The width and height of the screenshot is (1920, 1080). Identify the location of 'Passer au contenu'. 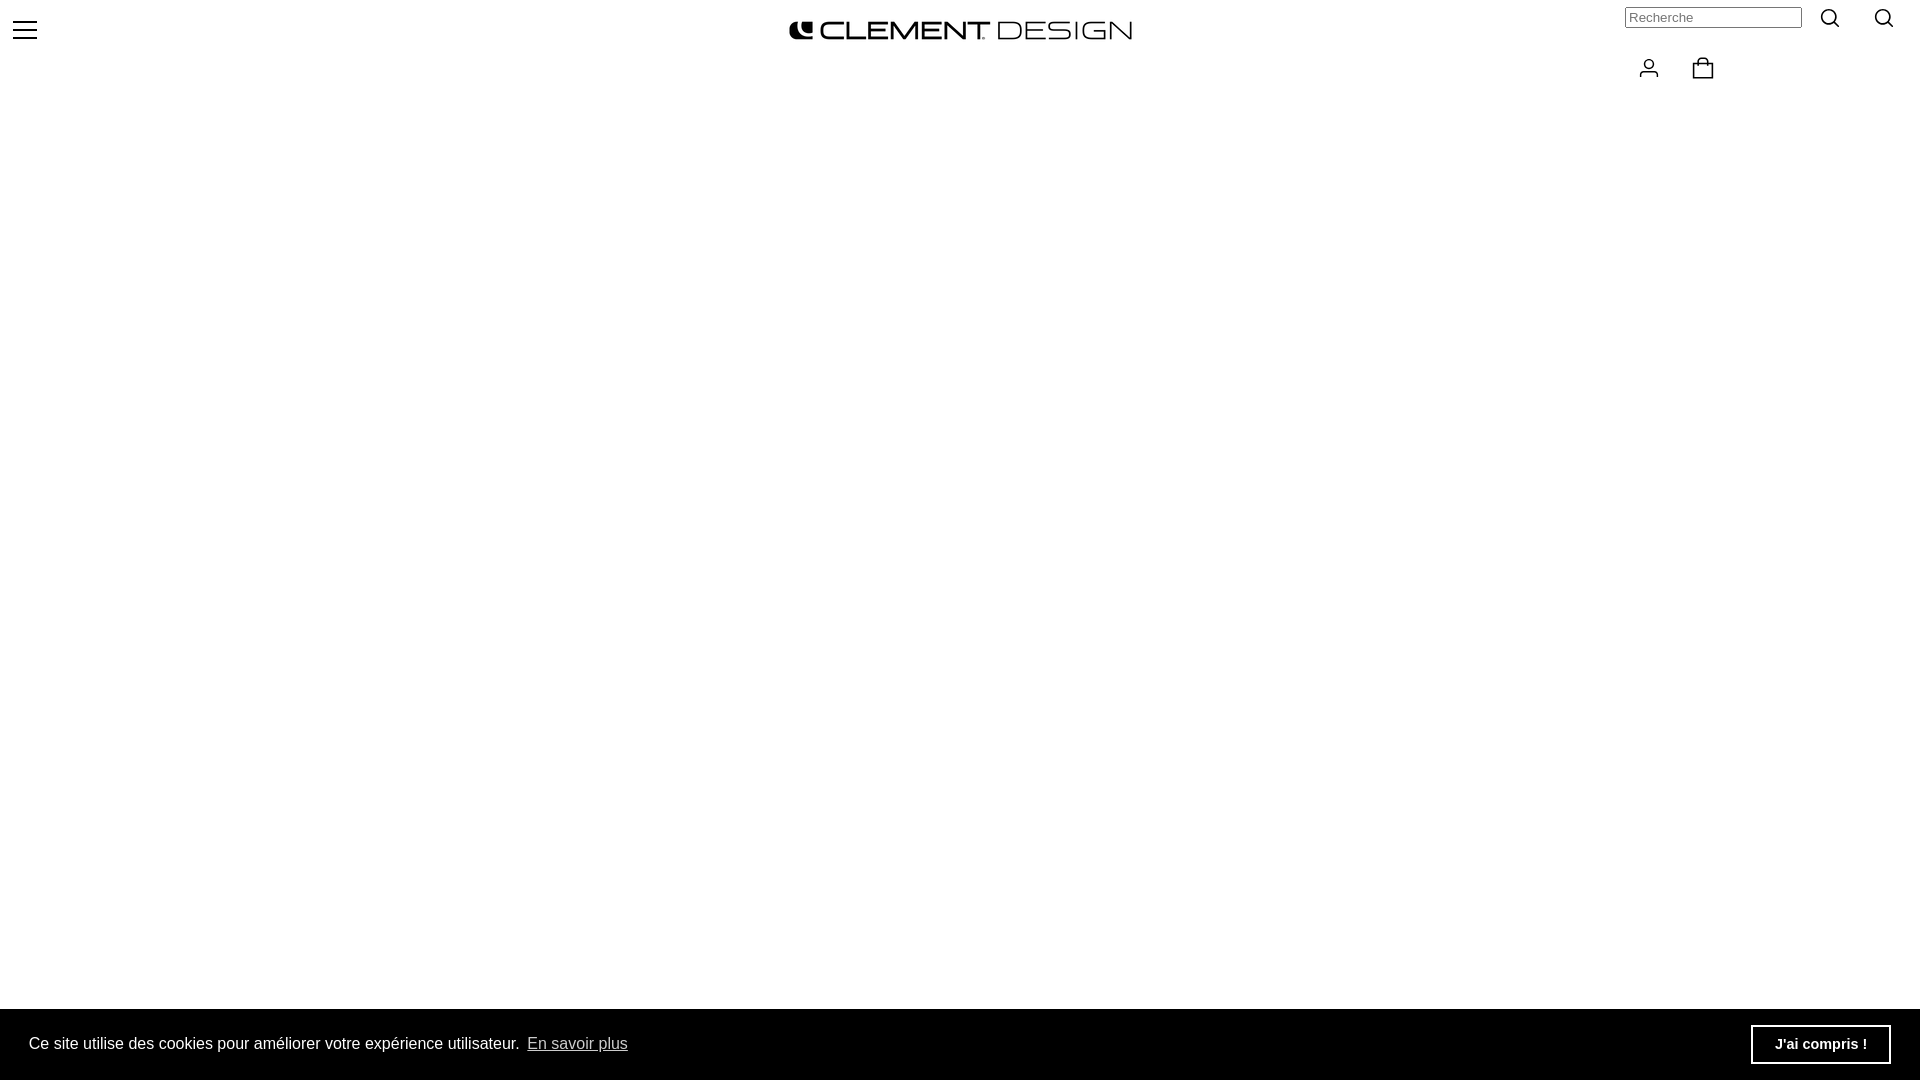
(0, 0).